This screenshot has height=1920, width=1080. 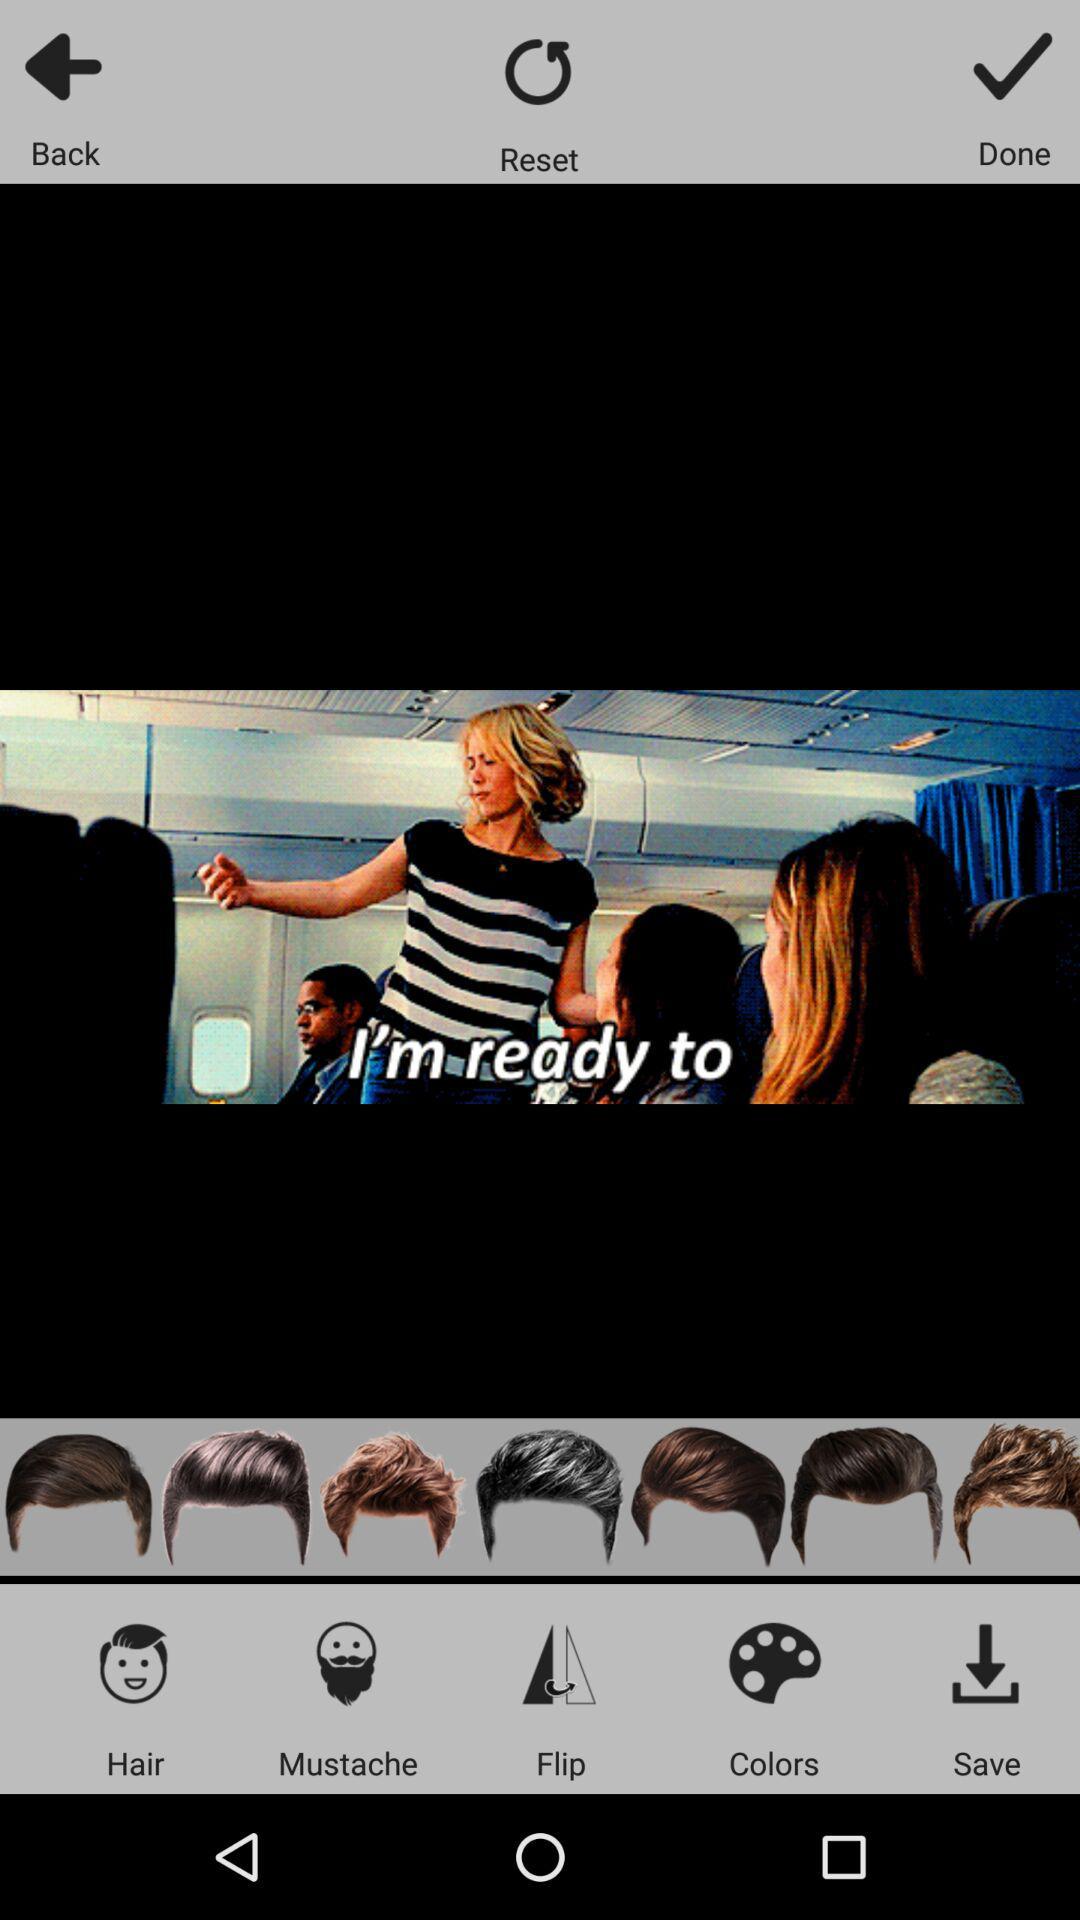 I want to click on the item above the save app, so click(x=986, y=1662).